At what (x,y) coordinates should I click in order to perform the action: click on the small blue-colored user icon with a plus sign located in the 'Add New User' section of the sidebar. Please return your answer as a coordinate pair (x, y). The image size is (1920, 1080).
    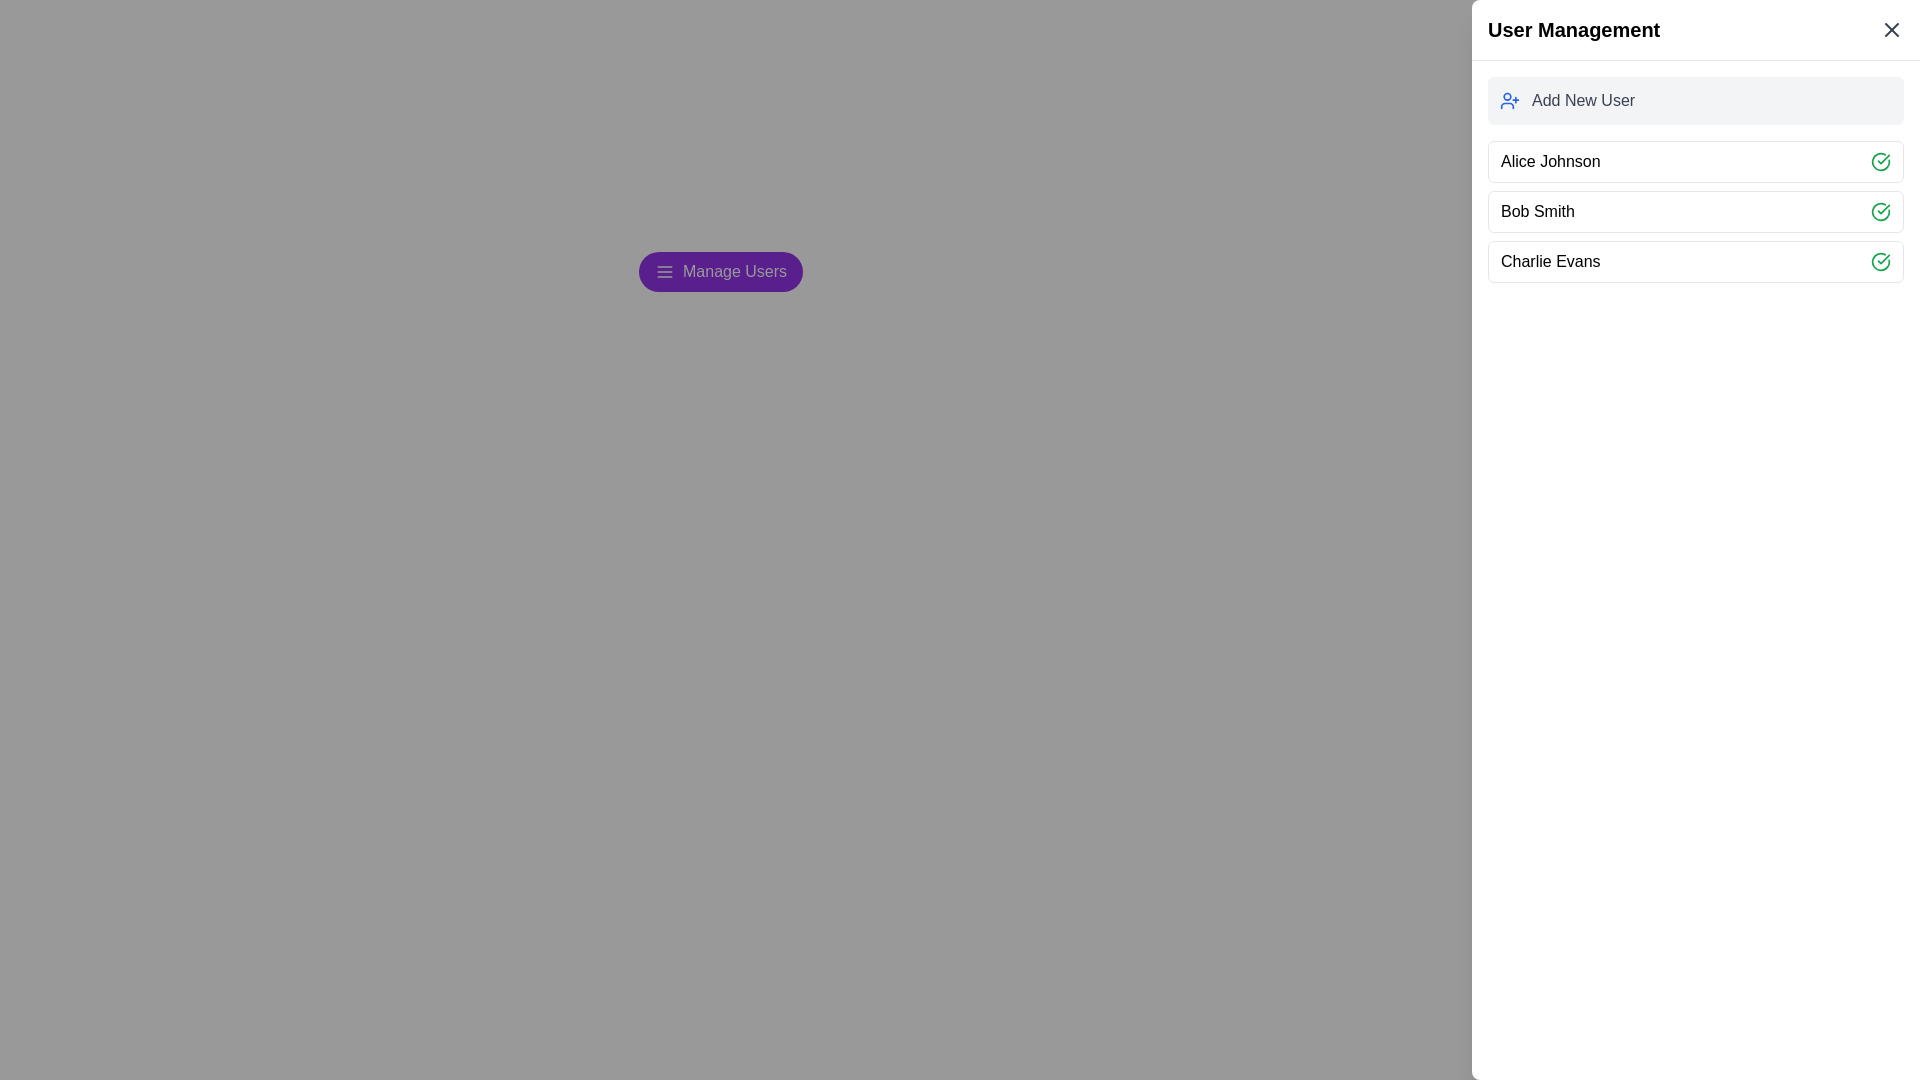
    Looking at the image, I should click on (1510, 100).